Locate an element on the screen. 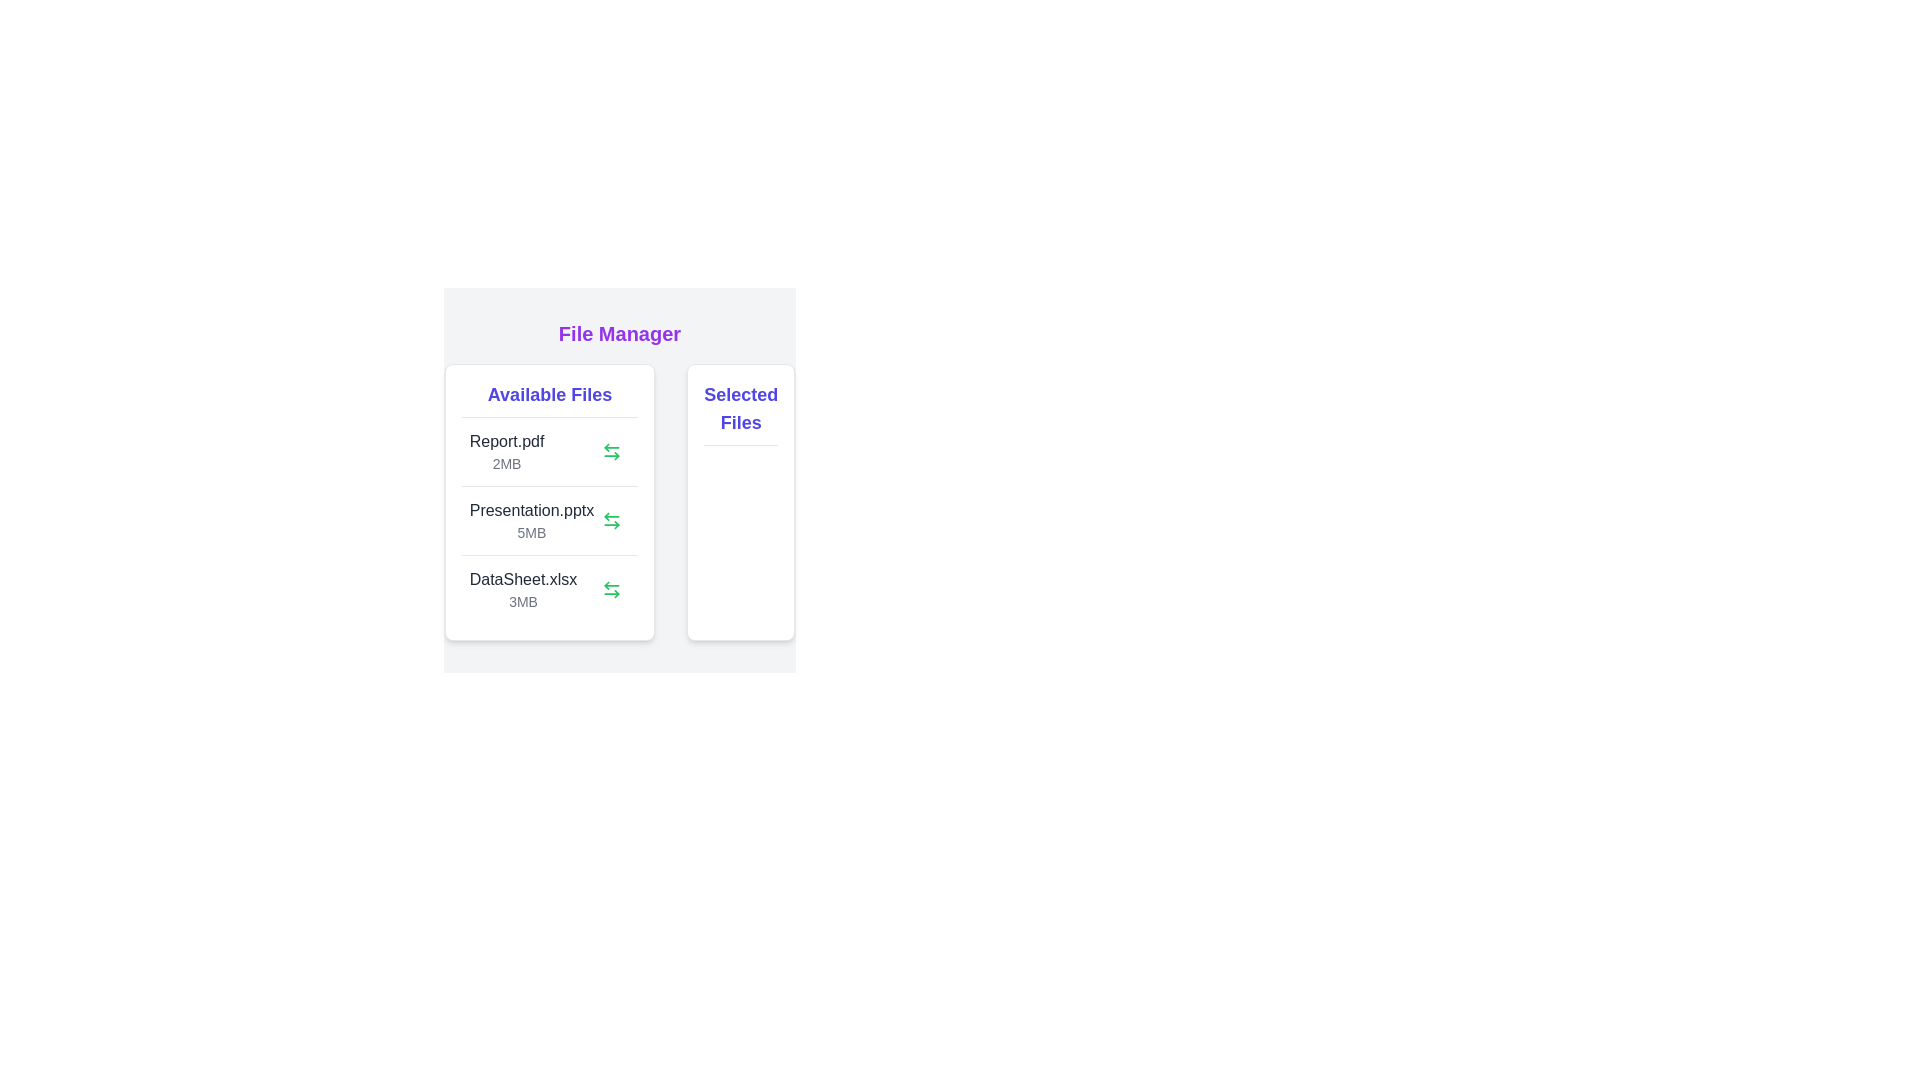 This screenshot has width=1920, height=1080. the static text label displaying the name of the file, which is located above the size indicator '3MB' in the 'Available Files' section is located at coordinates (523, 579).